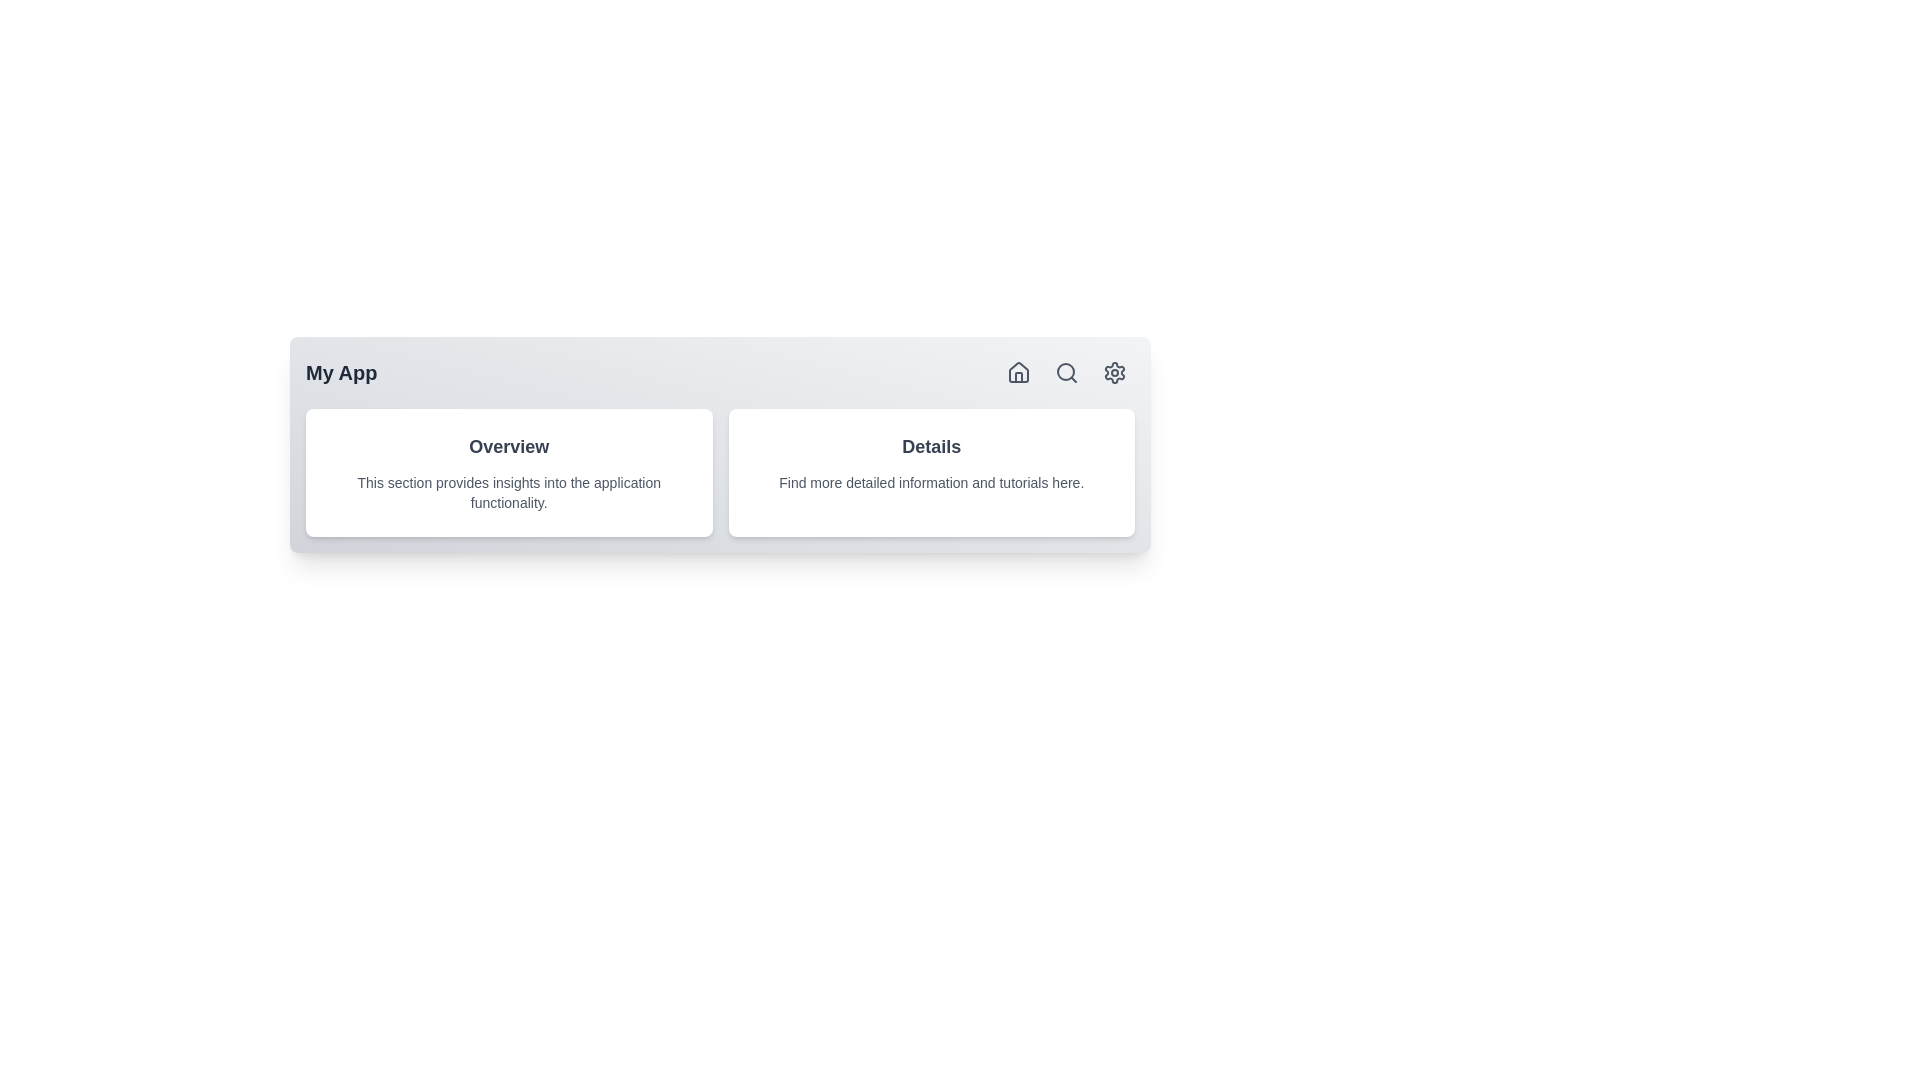 This screenshot has width=1920, height=1080. What do you see at coordinates (1018, 371) in the screenshot?
I see `the house-shaped icon in the top-right corner of the navigation bar` at bounding box center [1018, 371].